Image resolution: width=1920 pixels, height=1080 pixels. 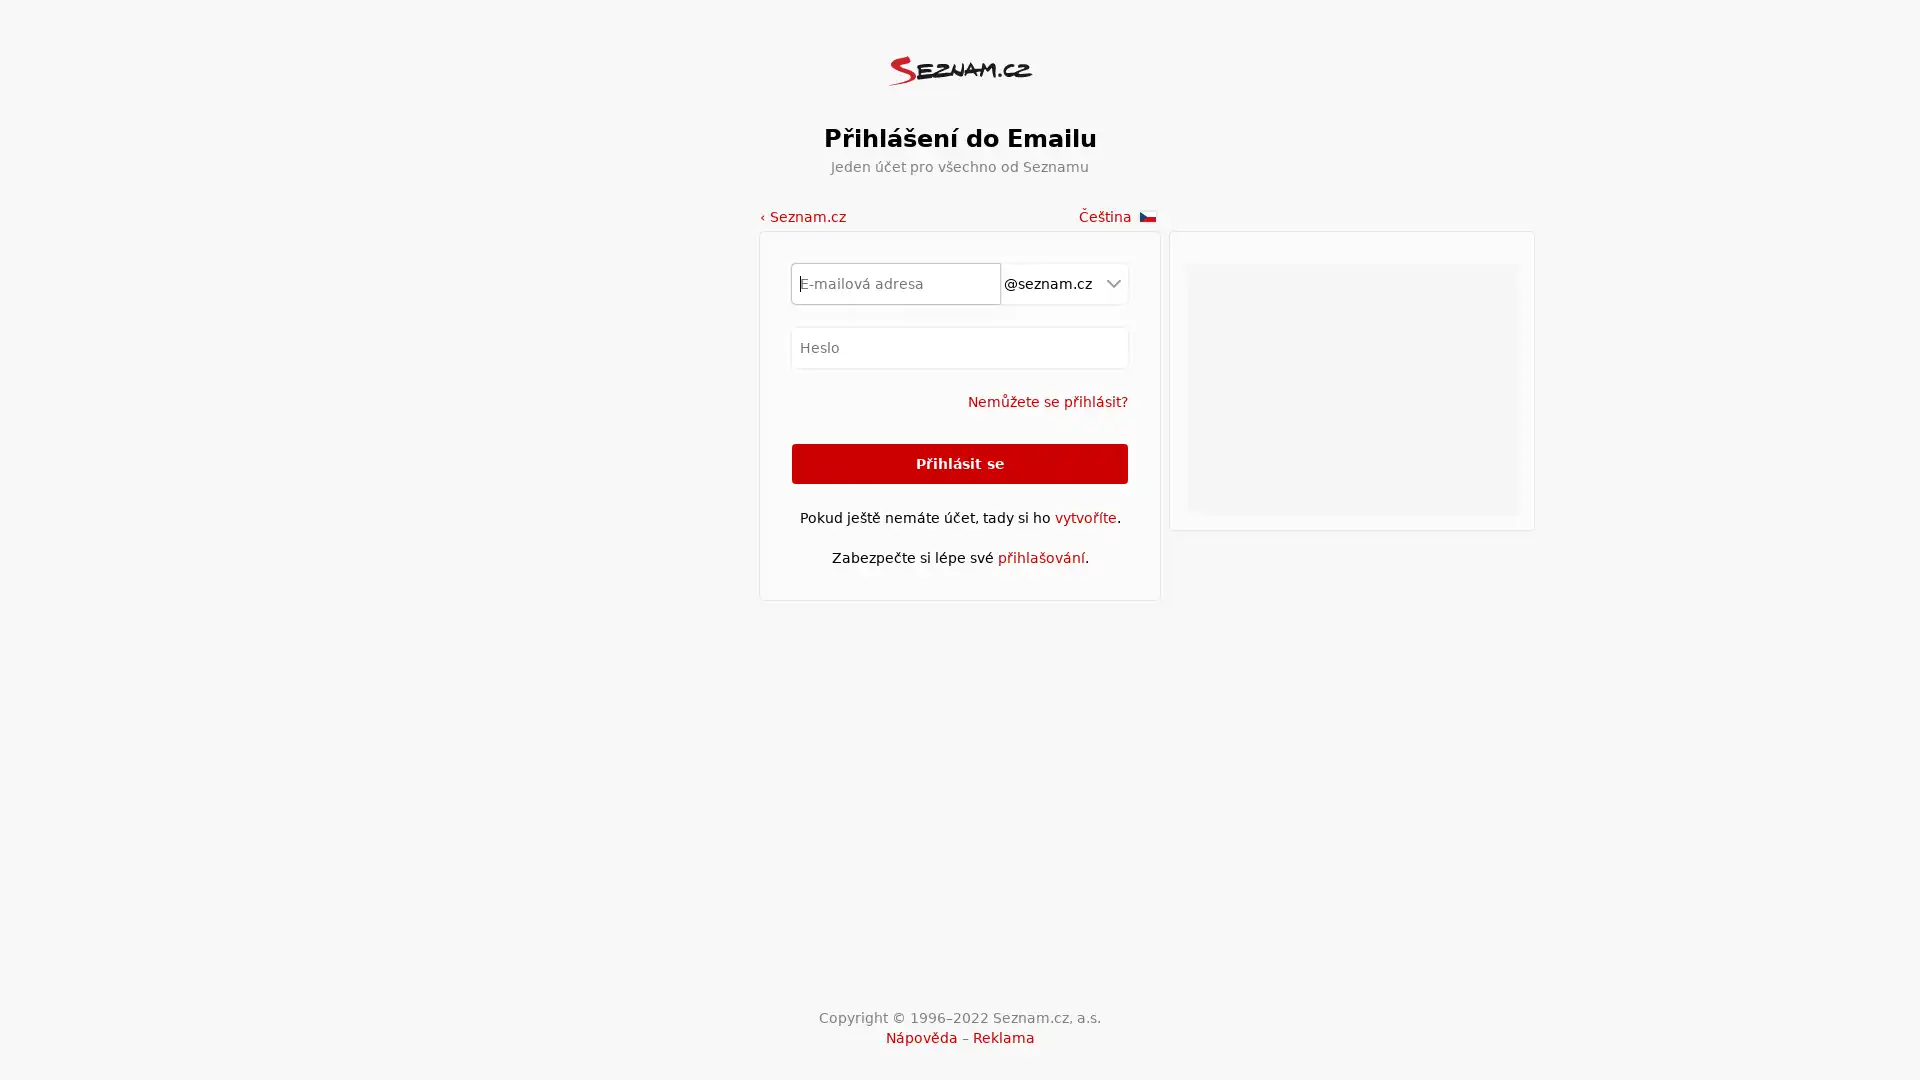 What do you see at coordinates (960, 463) in the screenshot?
I see `Prihlasit se` at bounding box center [960, 463].